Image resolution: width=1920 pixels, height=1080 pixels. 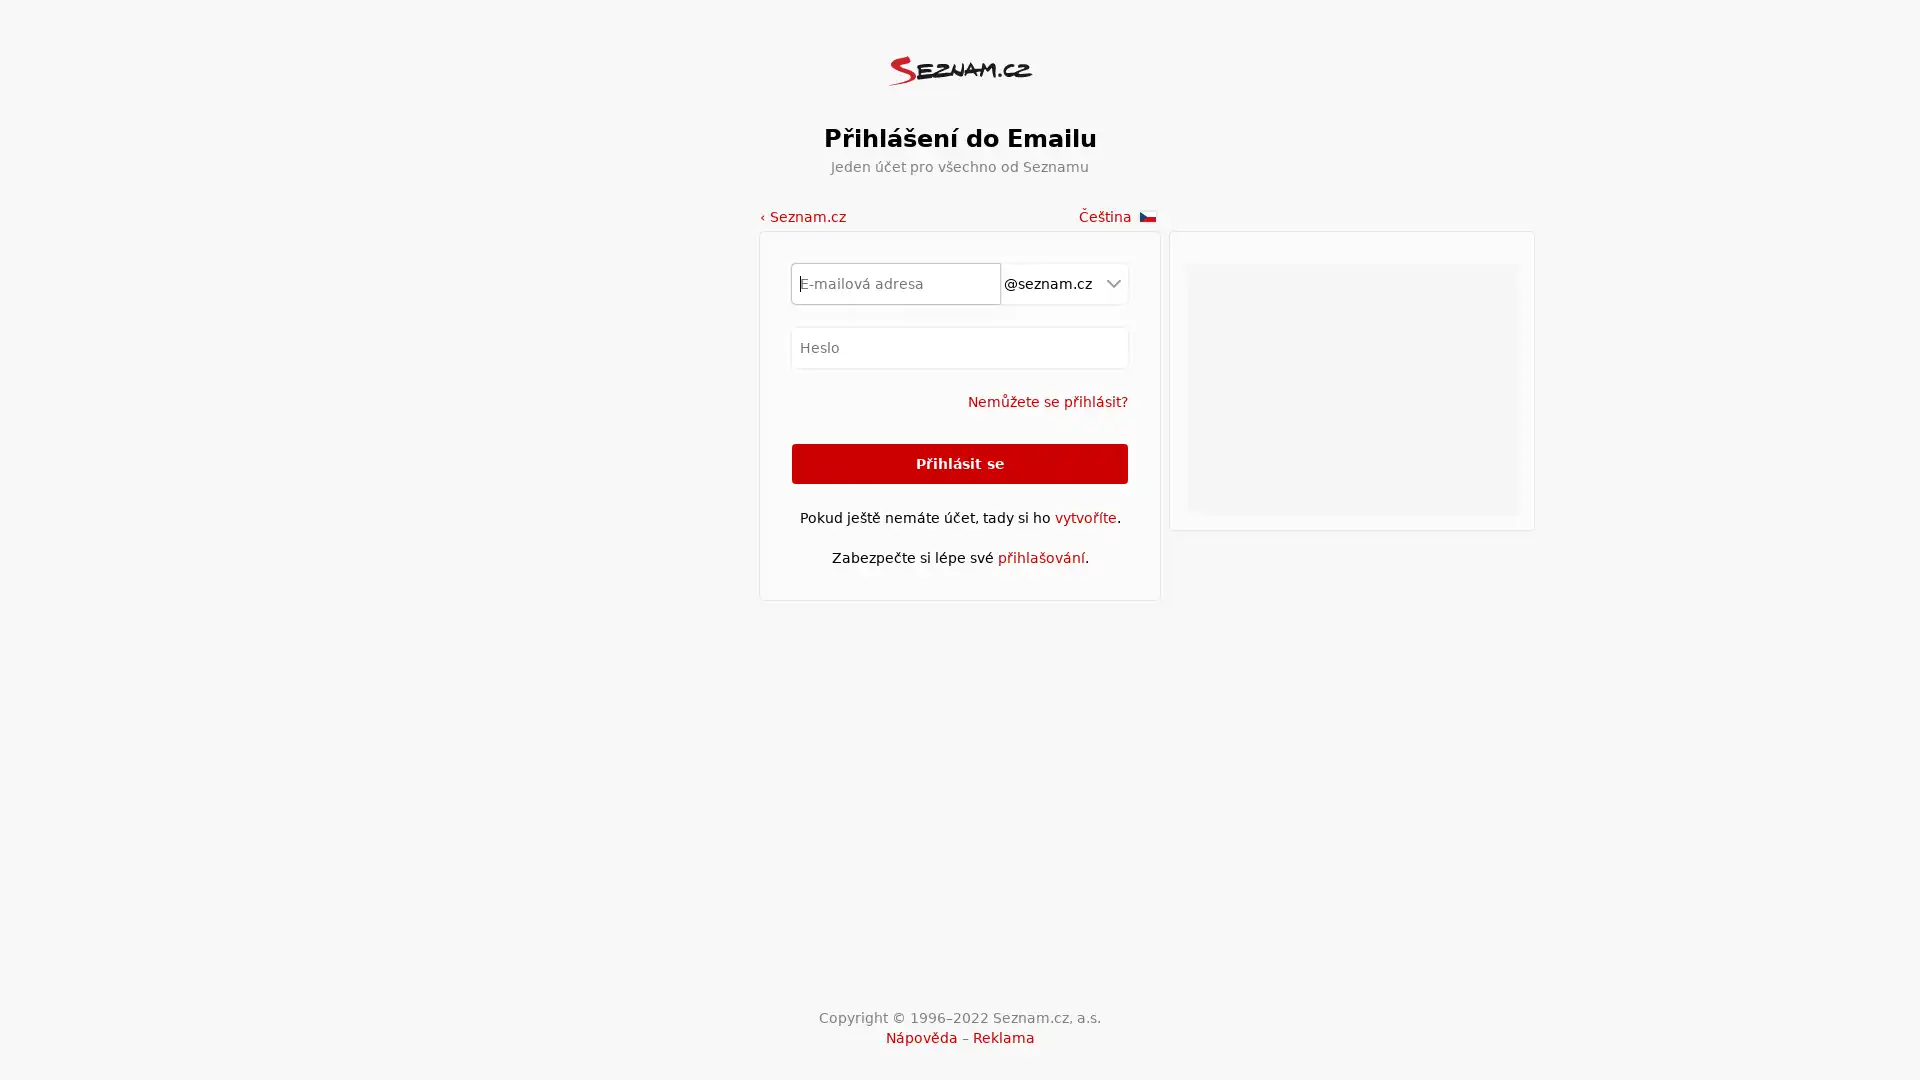 What do you see at coordinates (960, 463) in the screenshot?
I see `Prihlasit se` at bounding box center [960, 463].